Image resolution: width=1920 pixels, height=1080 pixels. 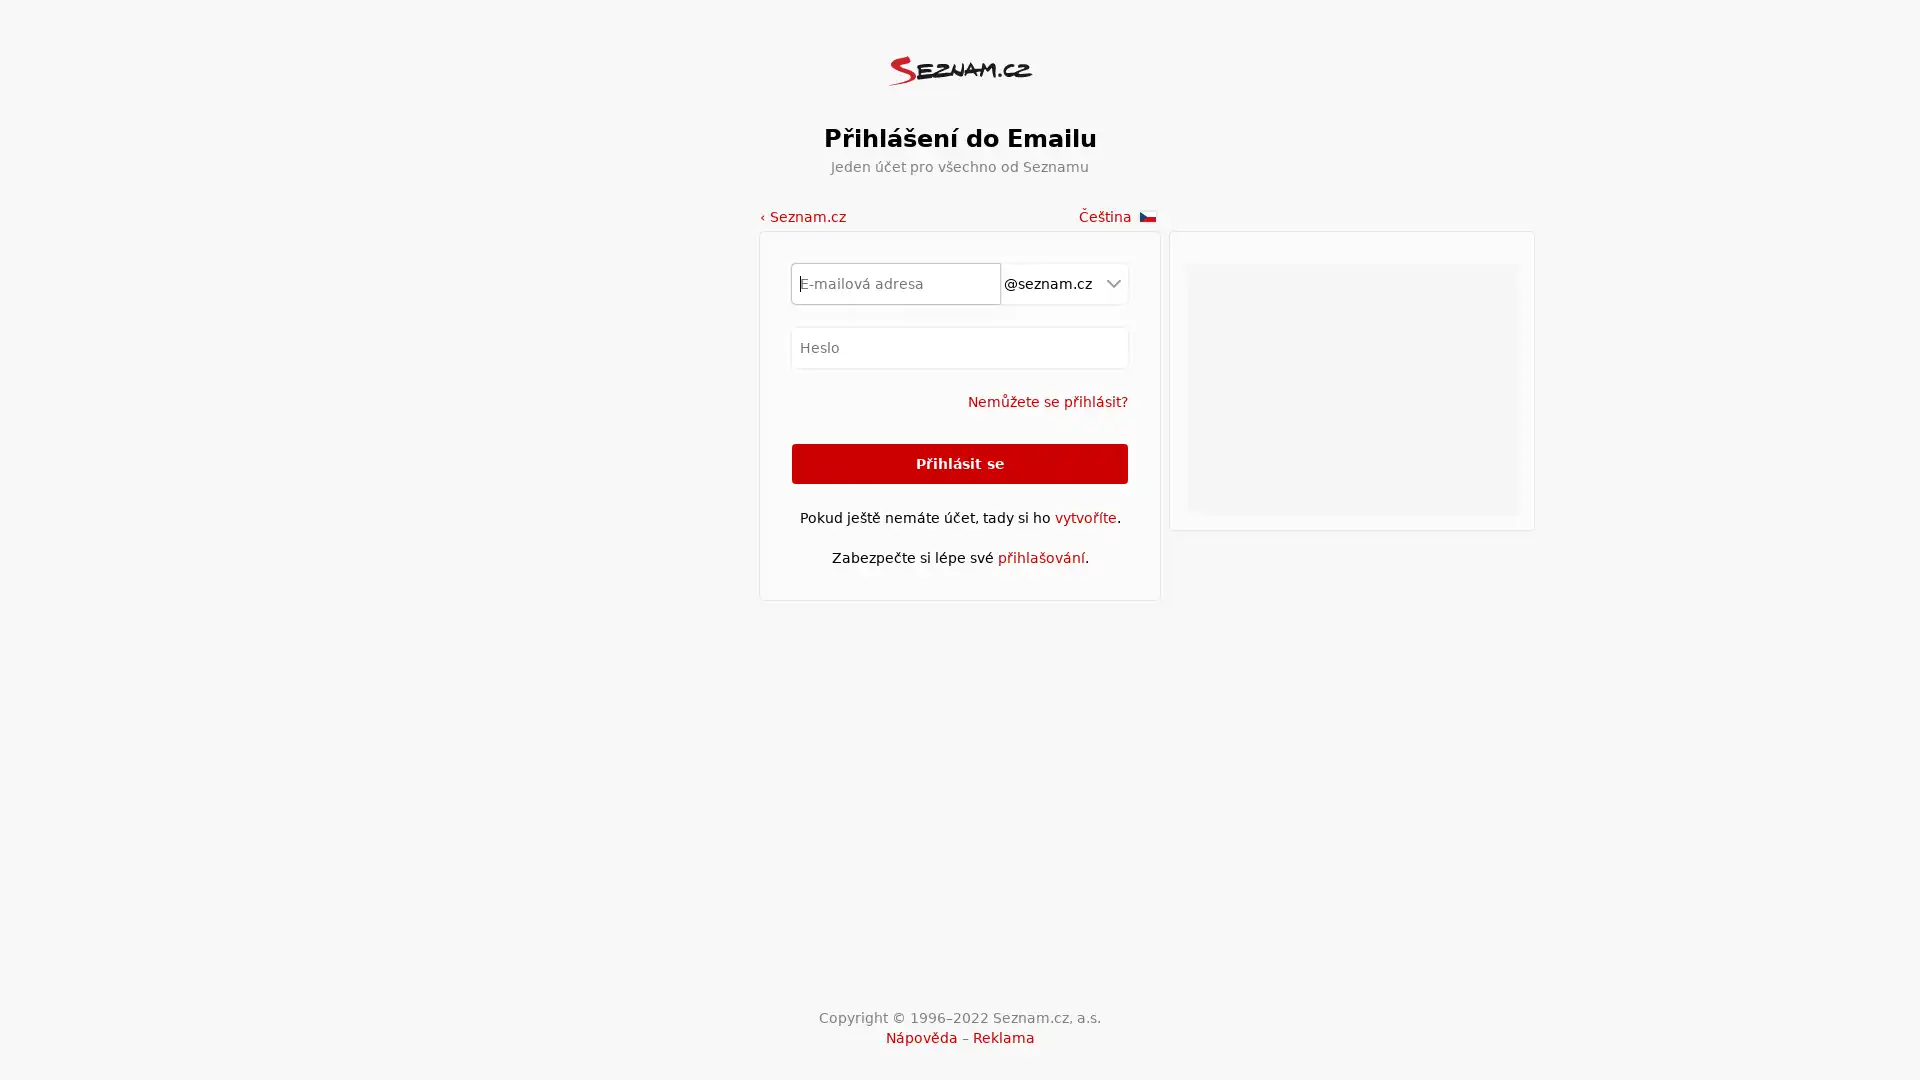 What do you see at coordinates (960, 463) in the screenshot?
I see `Prihlasit se` at bounding box center [960, 463].